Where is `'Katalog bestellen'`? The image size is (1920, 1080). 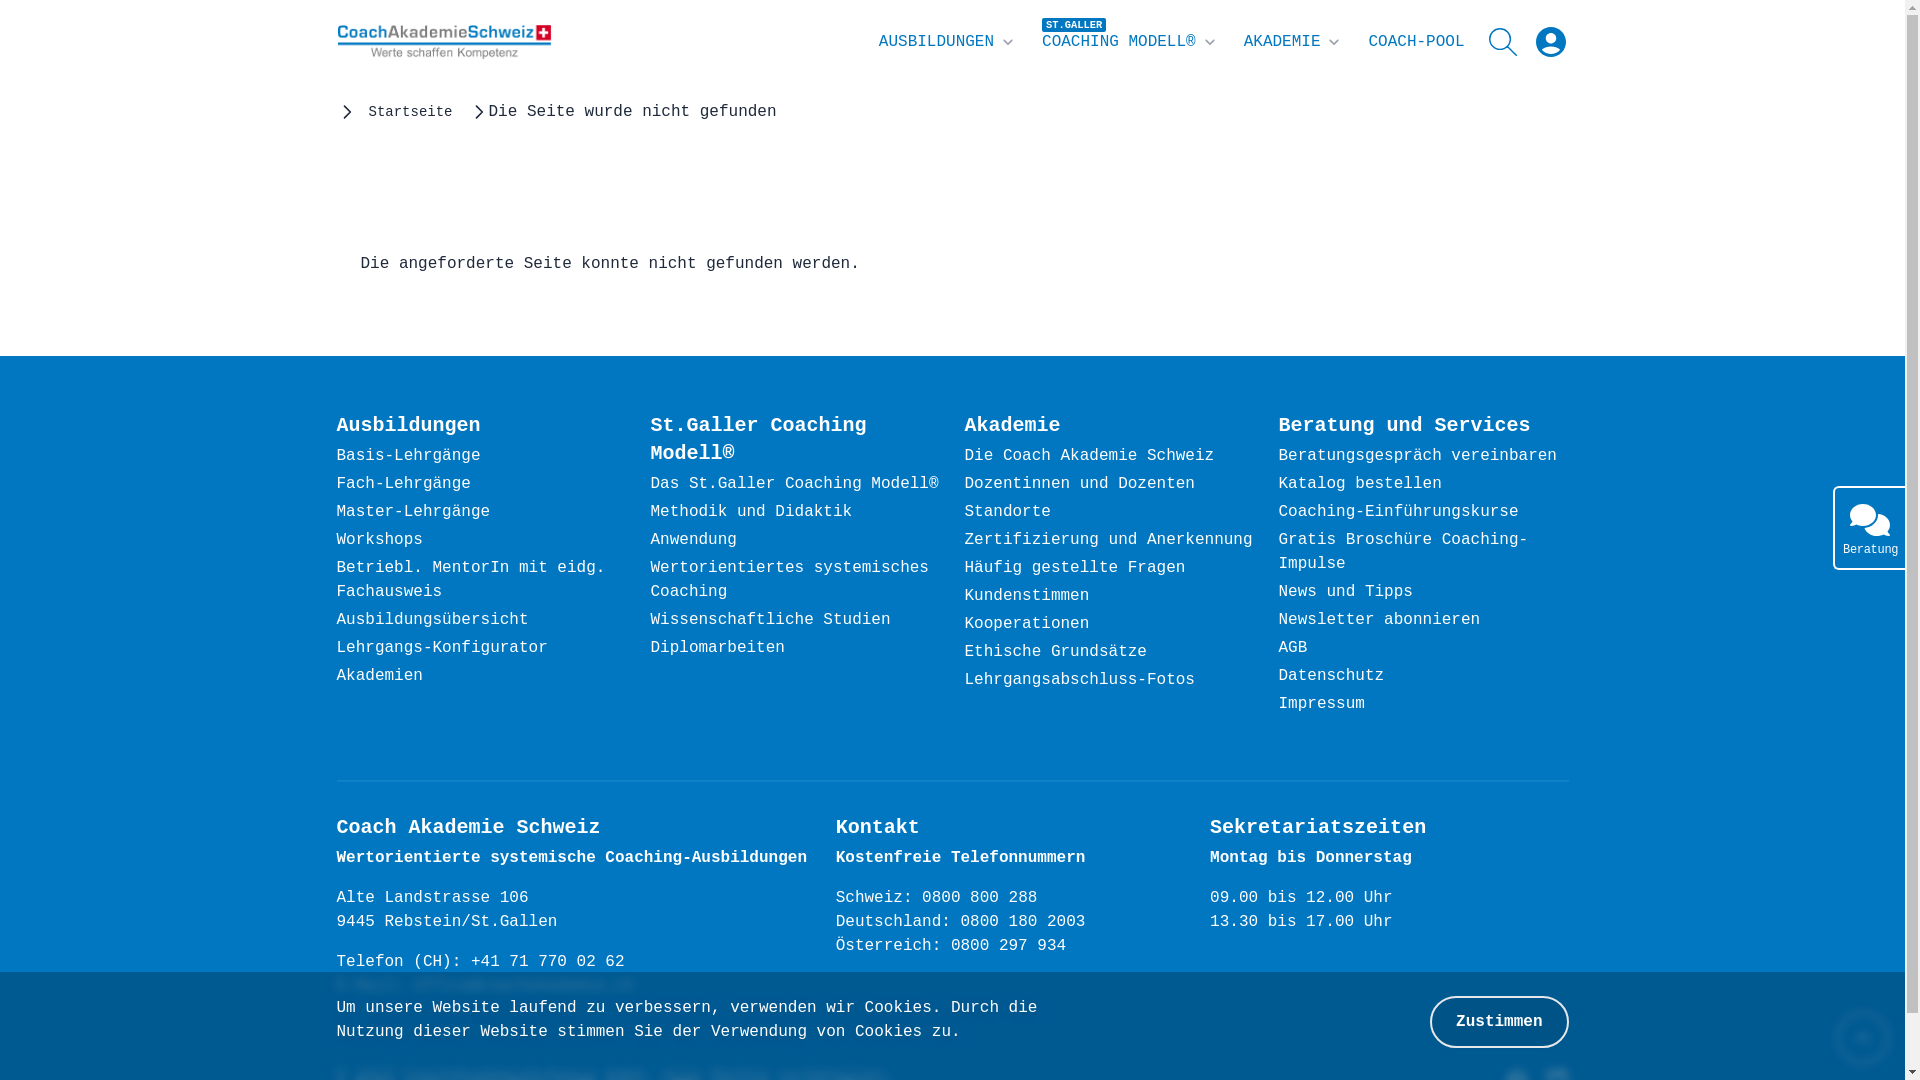
'Katalog bestellen' is located at coordinates (1359, 485).